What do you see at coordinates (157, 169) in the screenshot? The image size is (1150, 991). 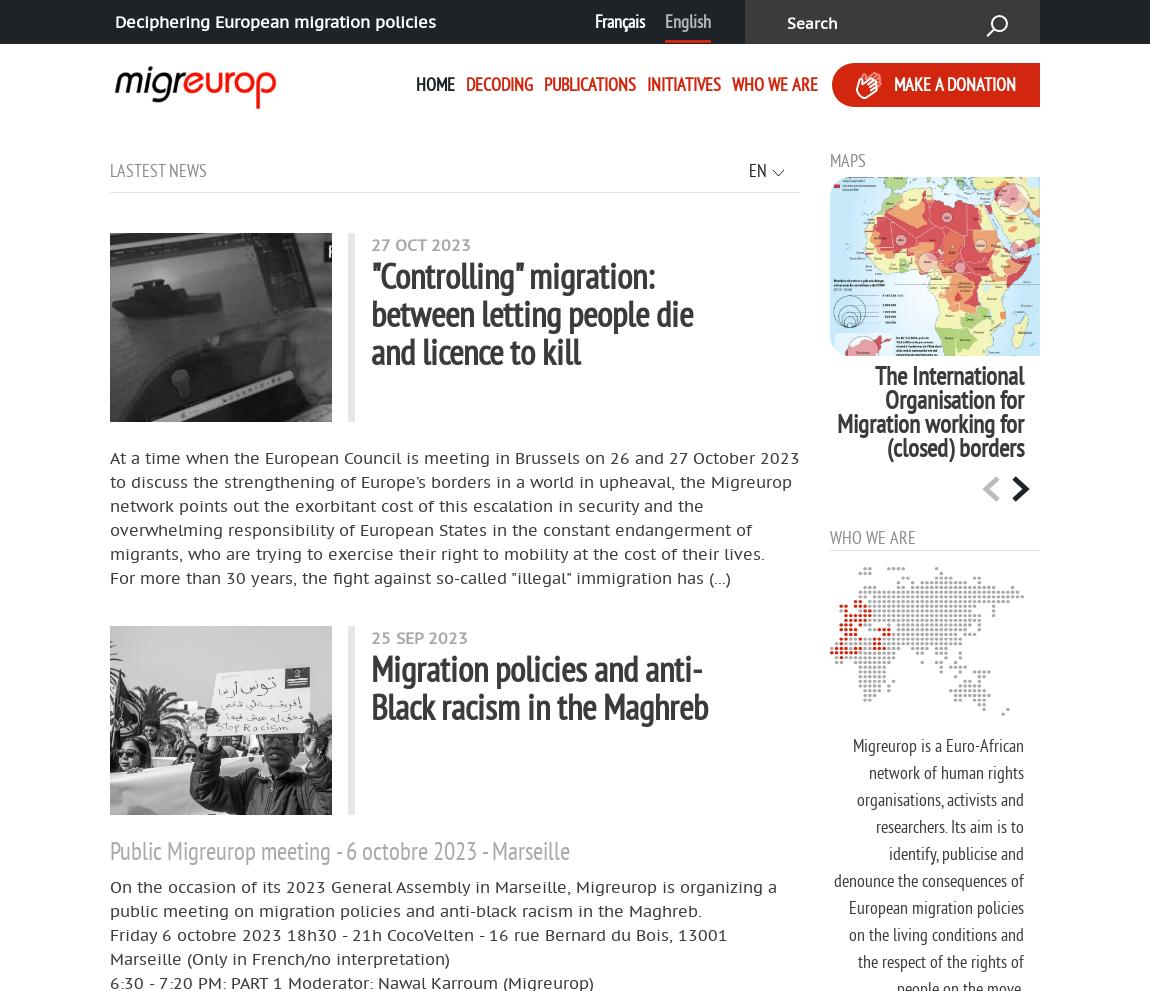 I see `'Lastest news'` at bounding box center [157, 169].